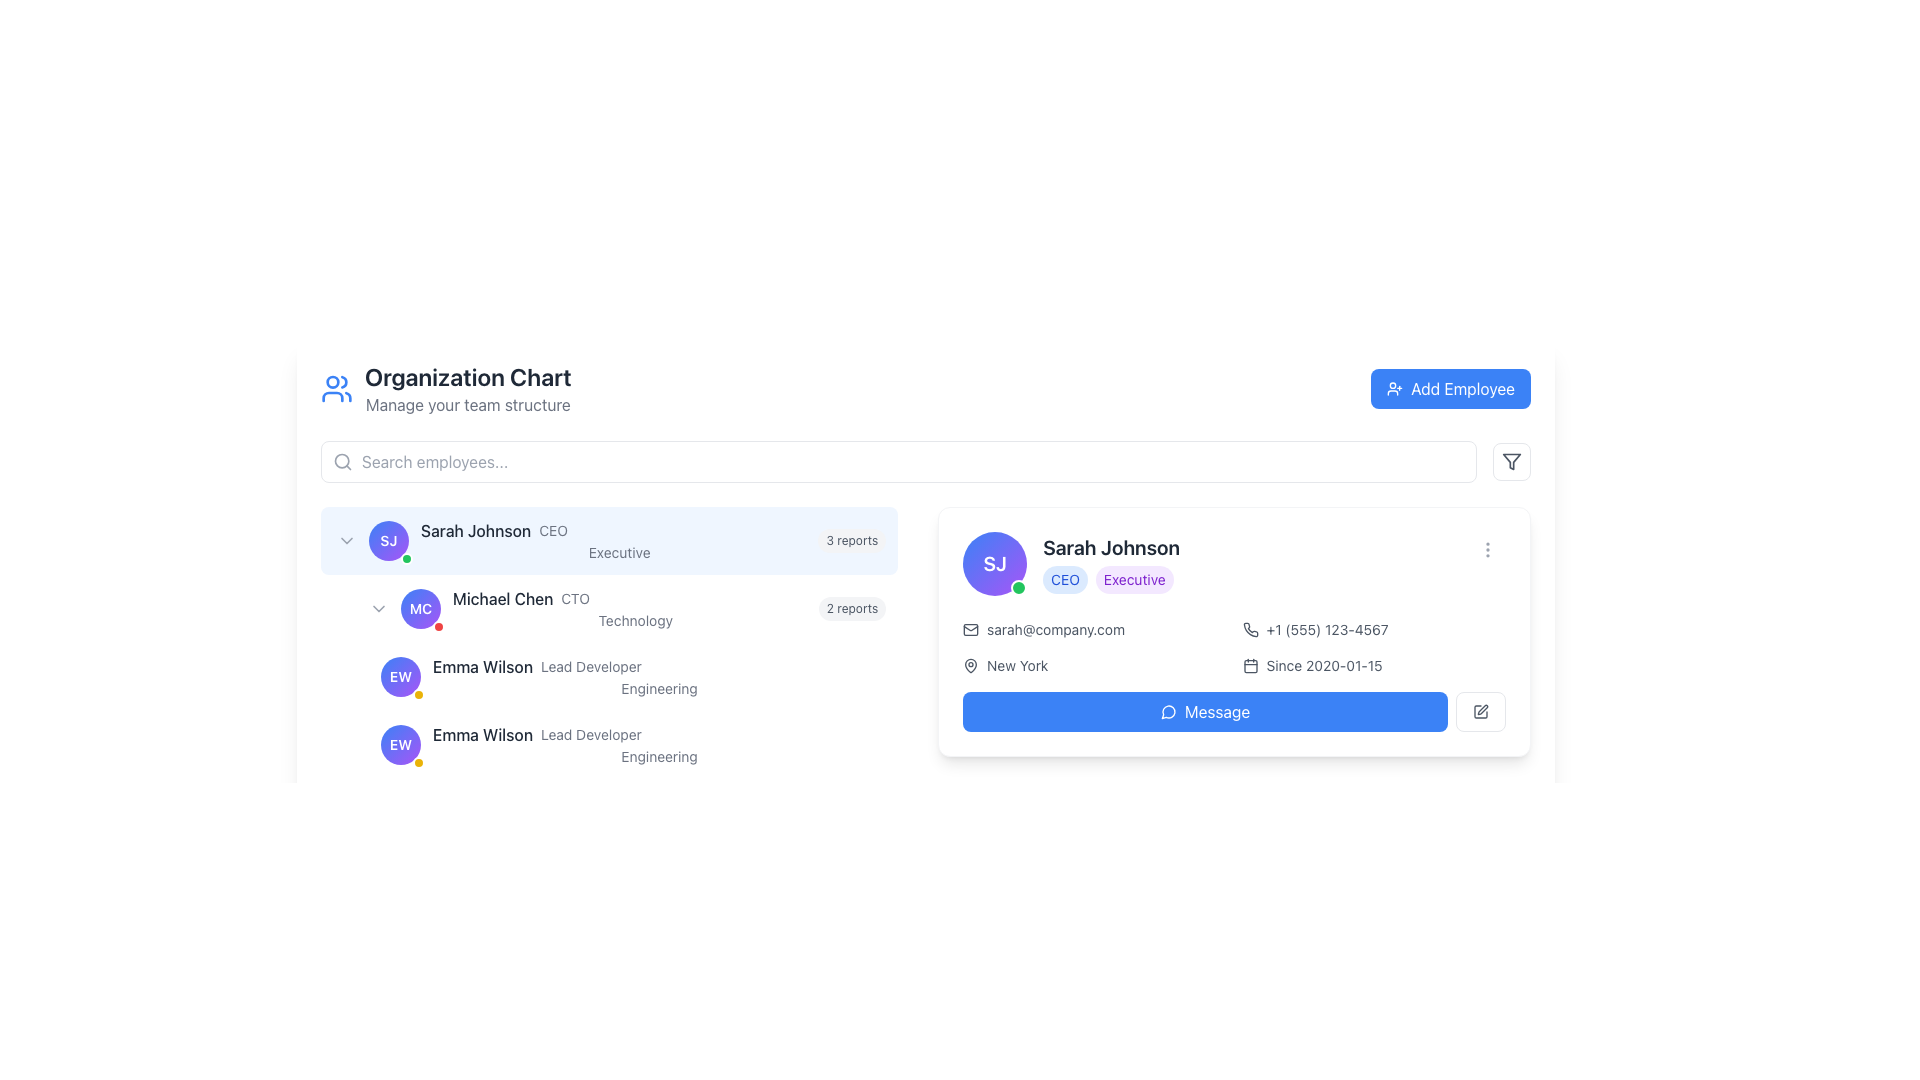 The width and height of the screenshot is (1920, 1080). Describe the element at coordinates (624, 608) in the screenshot. I see `the second list item under the main entry 'Sarah Johnson'` at that location.